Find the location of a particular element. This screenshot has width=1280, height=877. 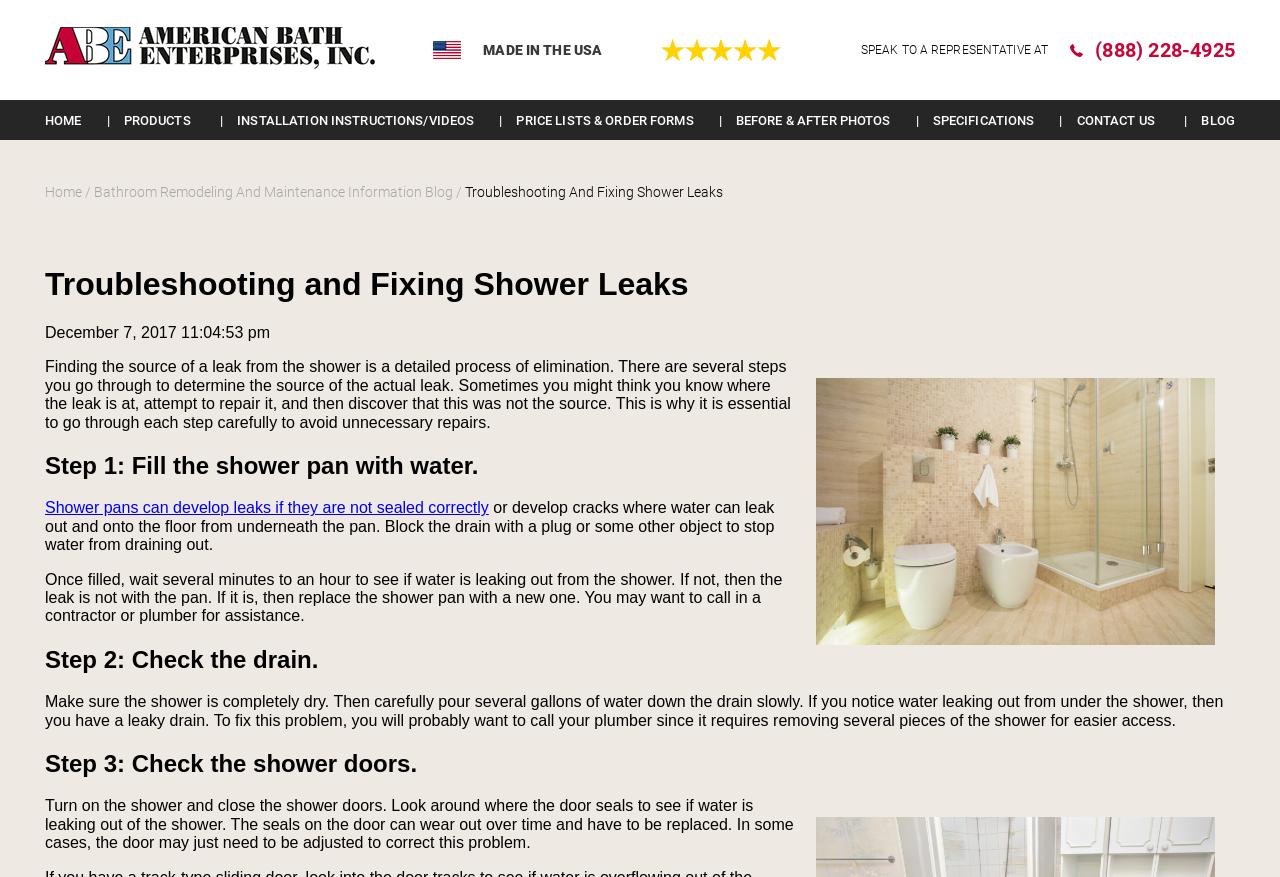

'Products' is located at coordinates (155, 119).